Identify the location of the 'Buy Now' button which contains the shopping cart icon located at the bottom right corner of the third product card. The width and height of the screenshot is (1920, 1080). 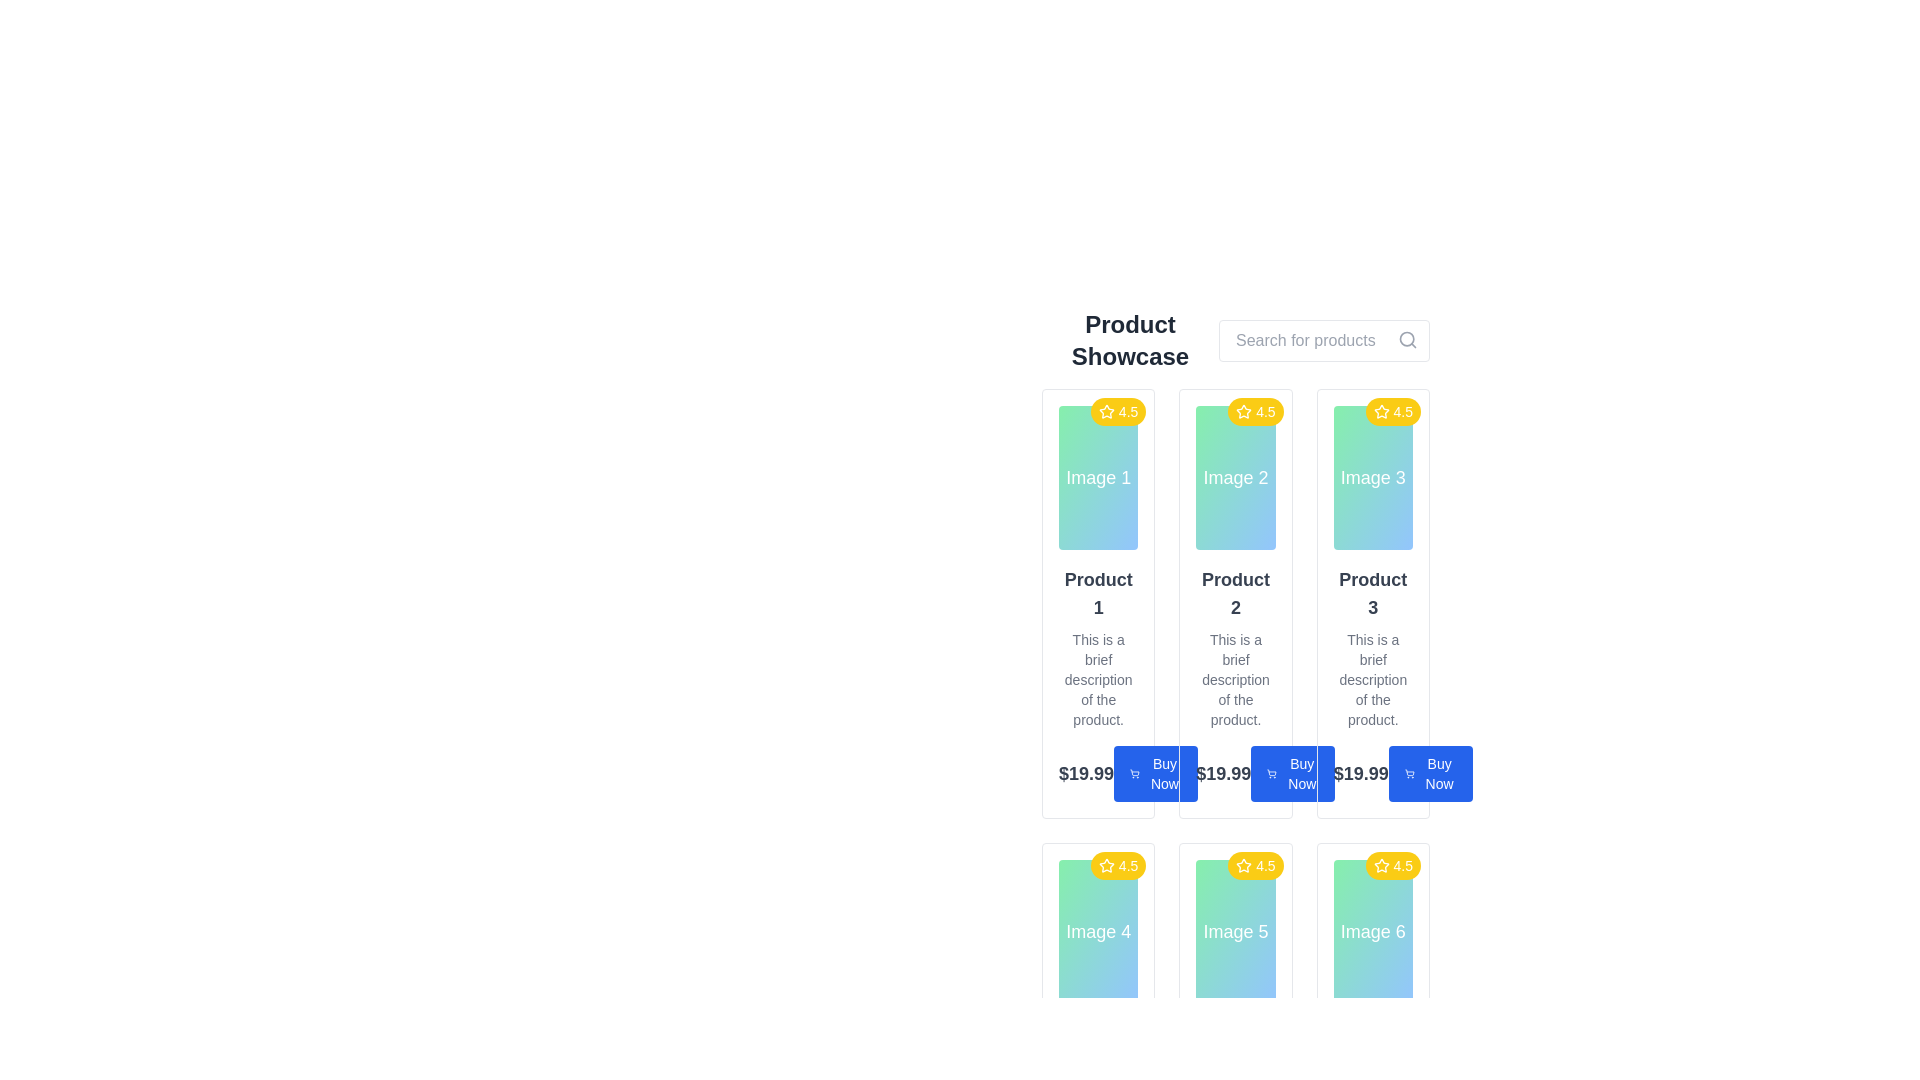
(1408, 773).